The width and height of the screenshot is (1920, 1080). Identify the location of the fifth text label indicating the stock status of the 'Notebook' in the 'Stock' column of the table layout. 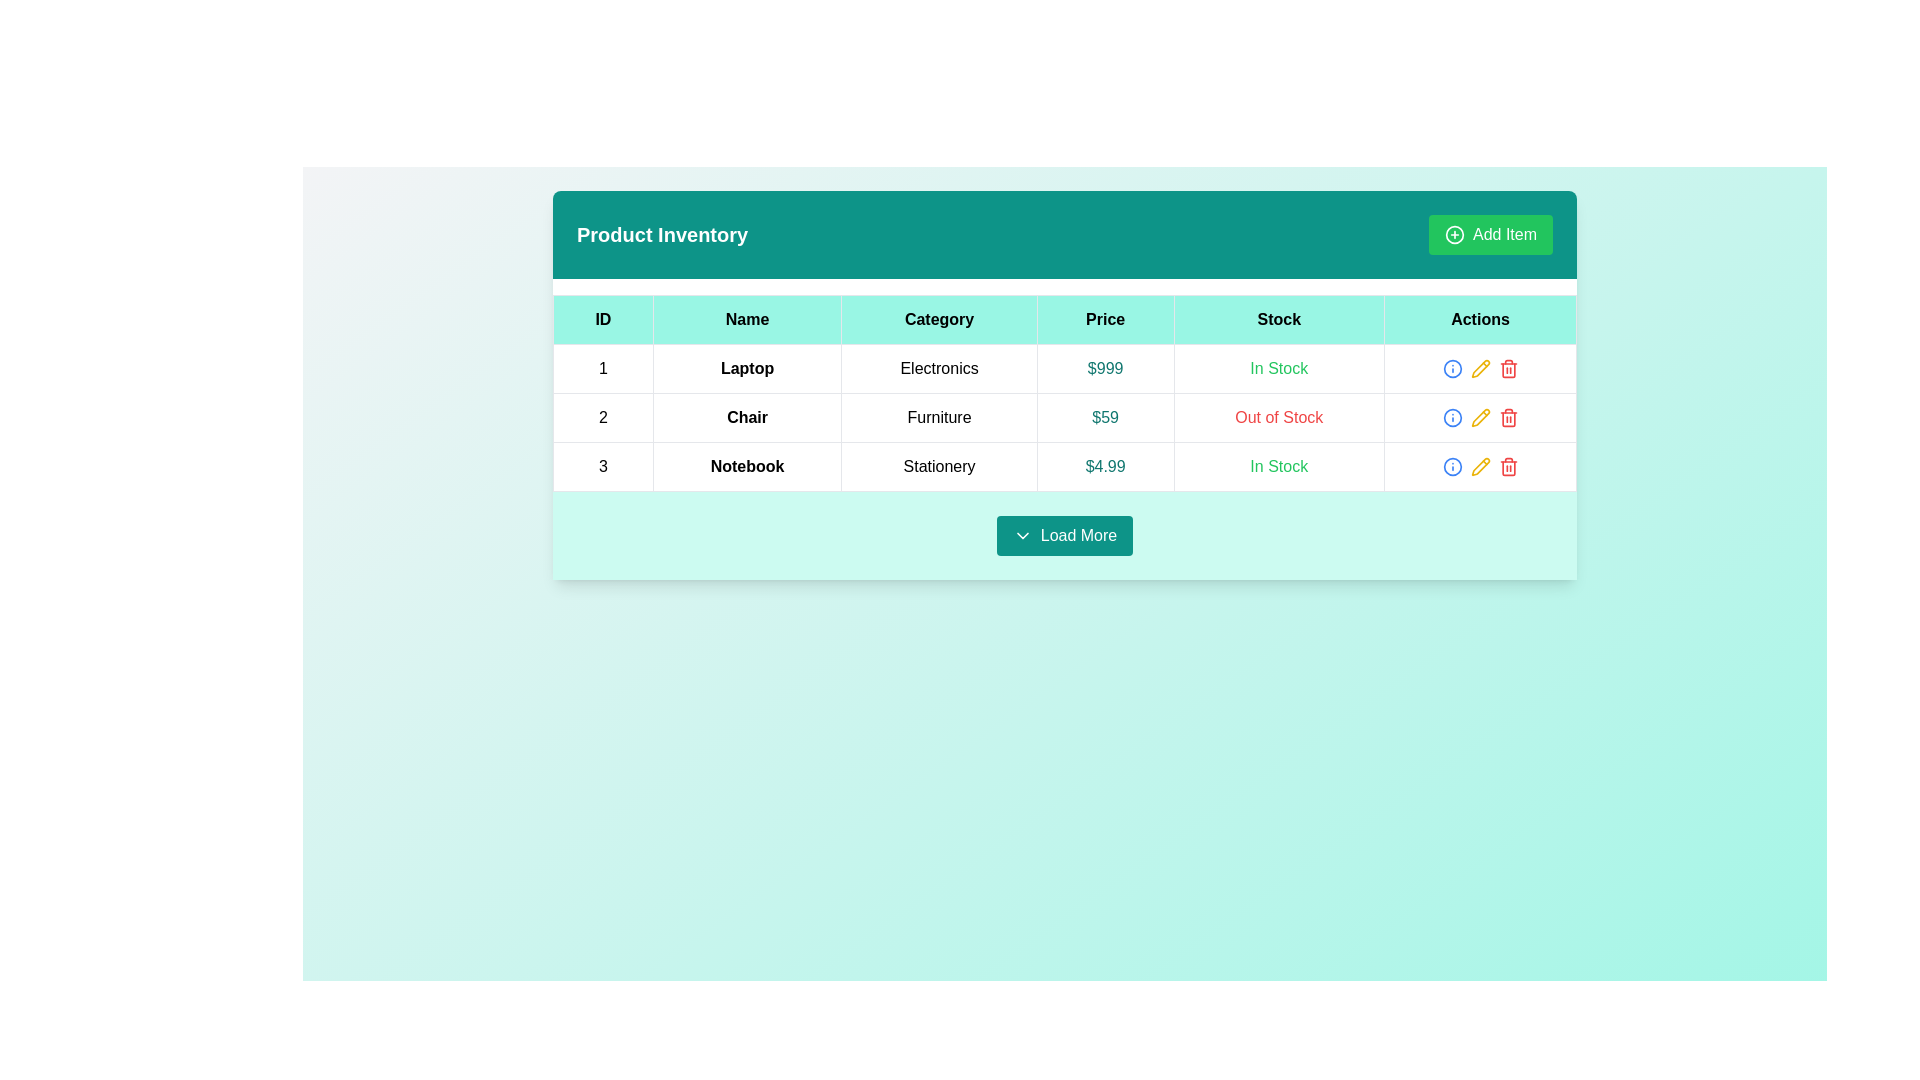
(1278, 466).